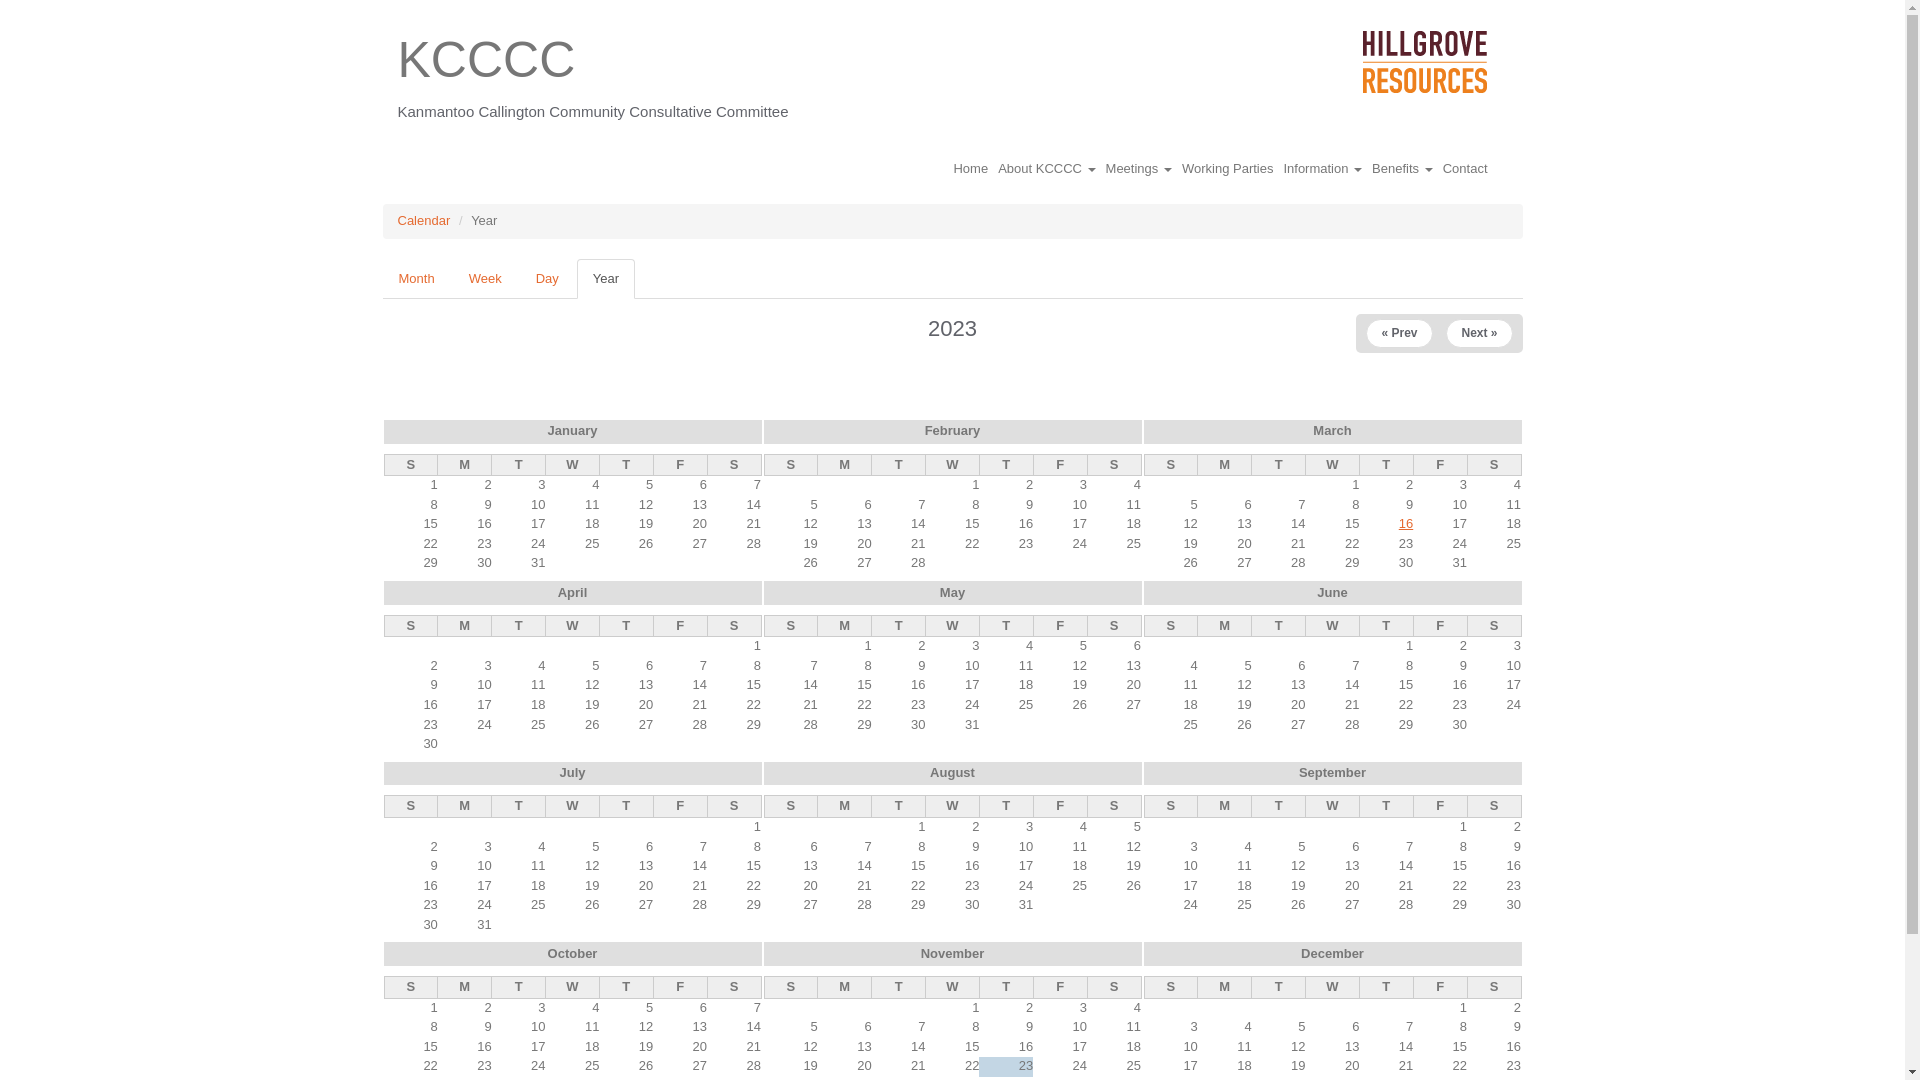  What do you see at coordinates (1405, 522) in the screenshot?
I see `'16'` at bounding box center [1405, 522].